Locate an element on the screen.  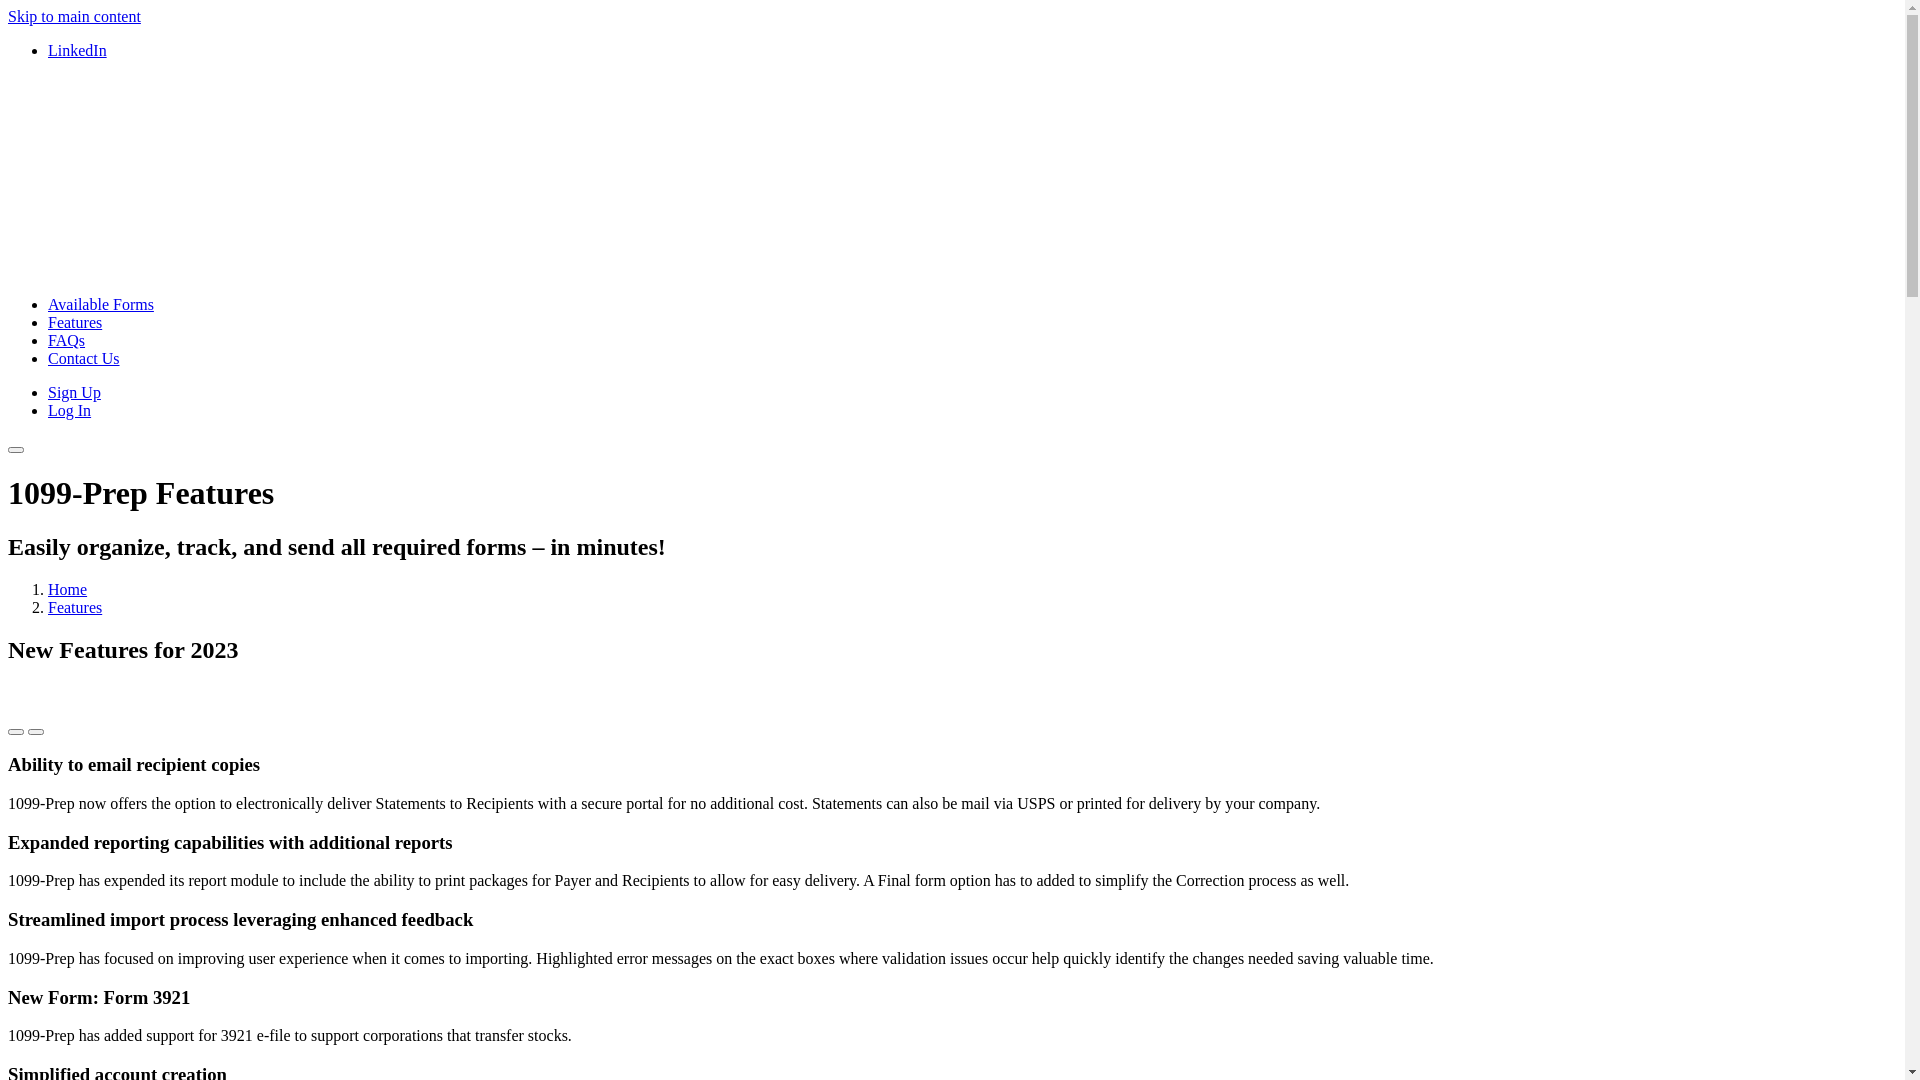
'Skip to main content' is located at coordinates (74, 16).